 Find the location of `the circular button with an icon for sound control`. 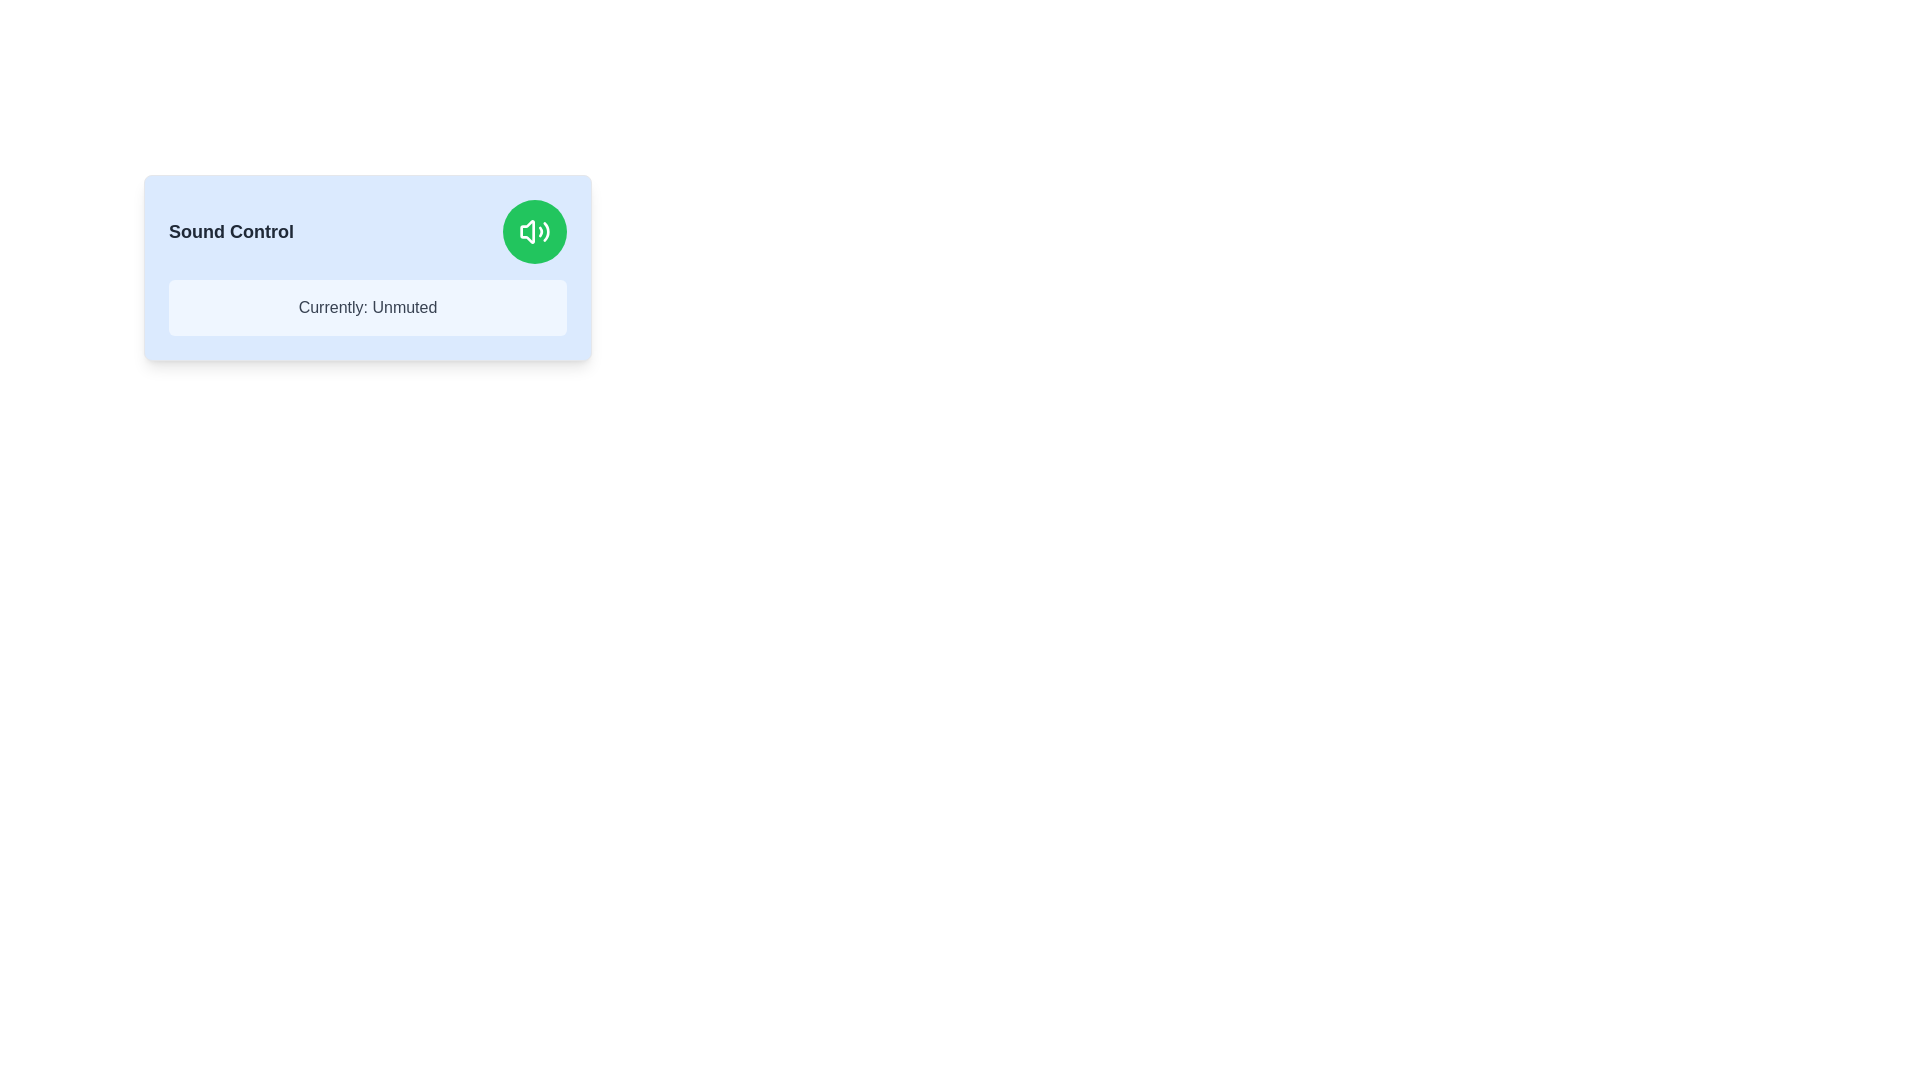

the circular button with an icon for sound control is located at coordinates (534, 230).